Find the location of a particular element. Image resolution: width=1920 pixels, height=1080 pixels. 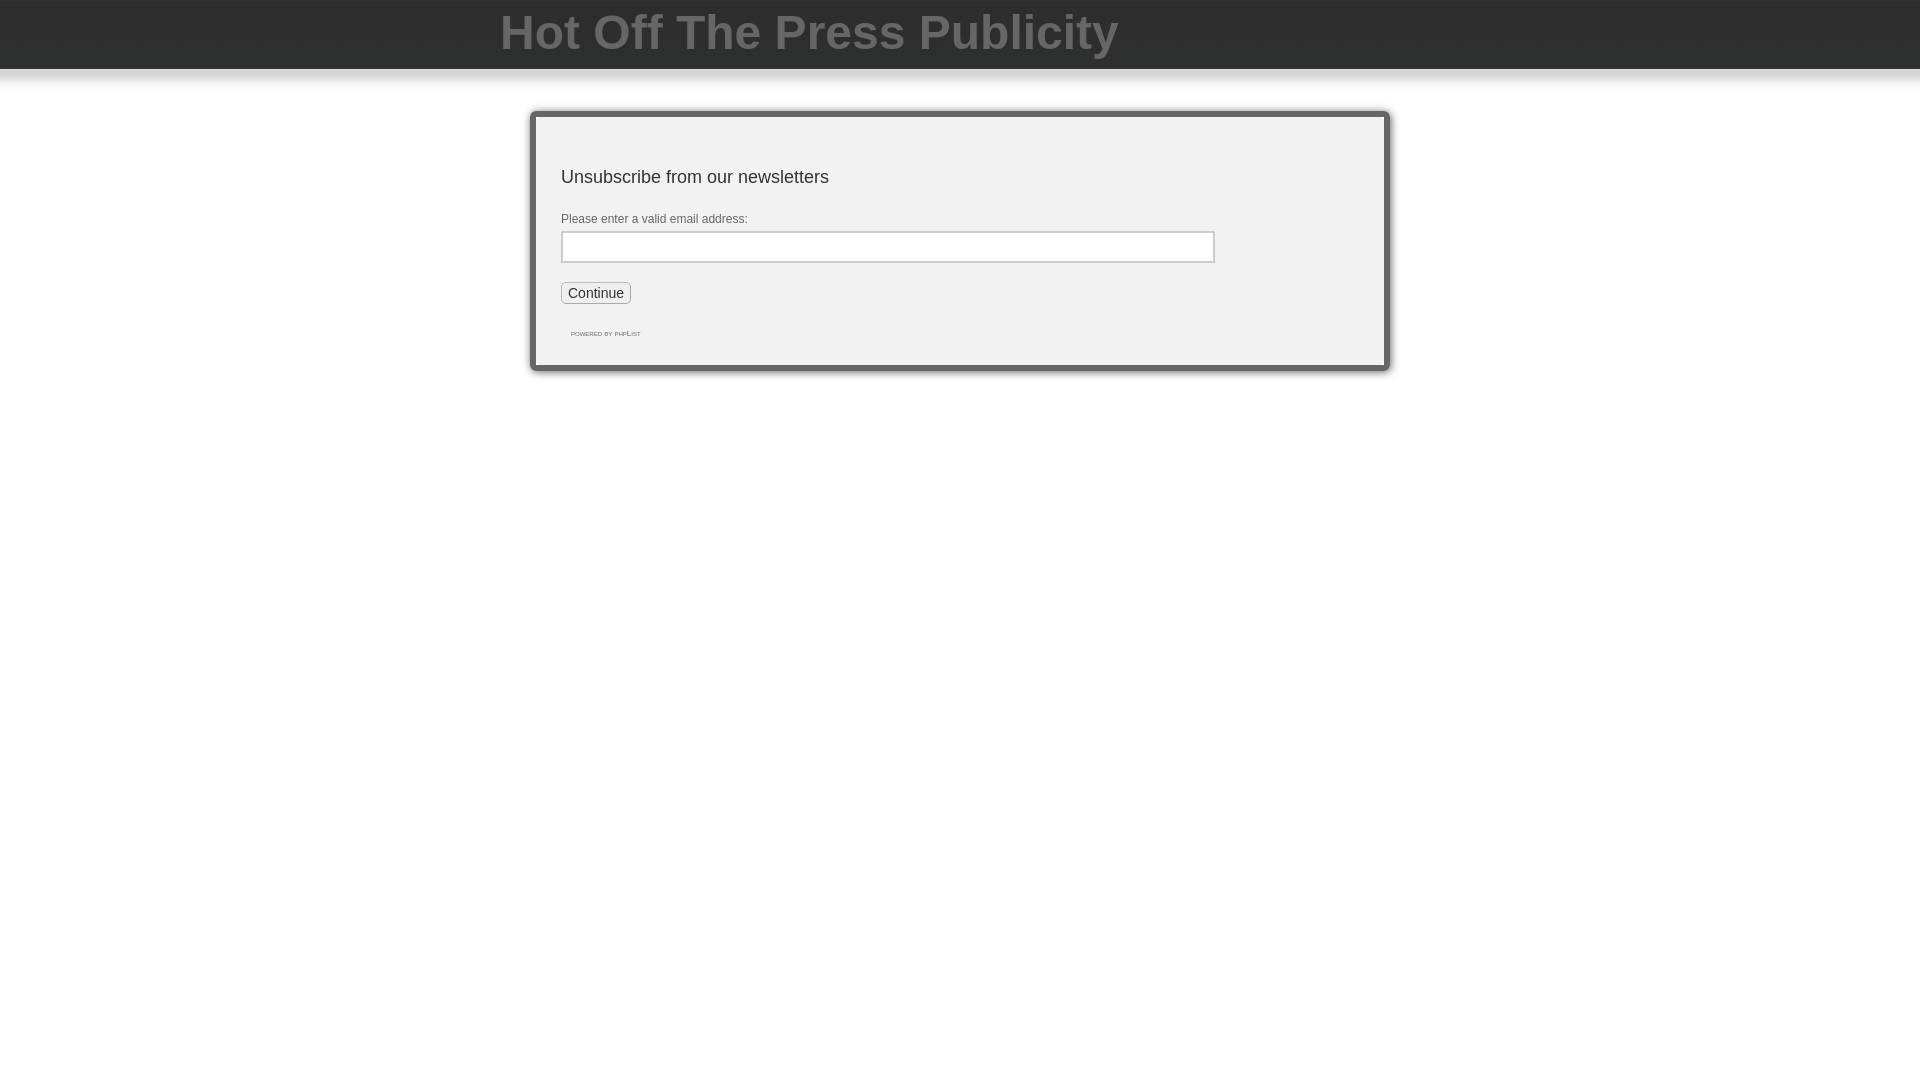

'phpList' is located at coordinates (626, 332).